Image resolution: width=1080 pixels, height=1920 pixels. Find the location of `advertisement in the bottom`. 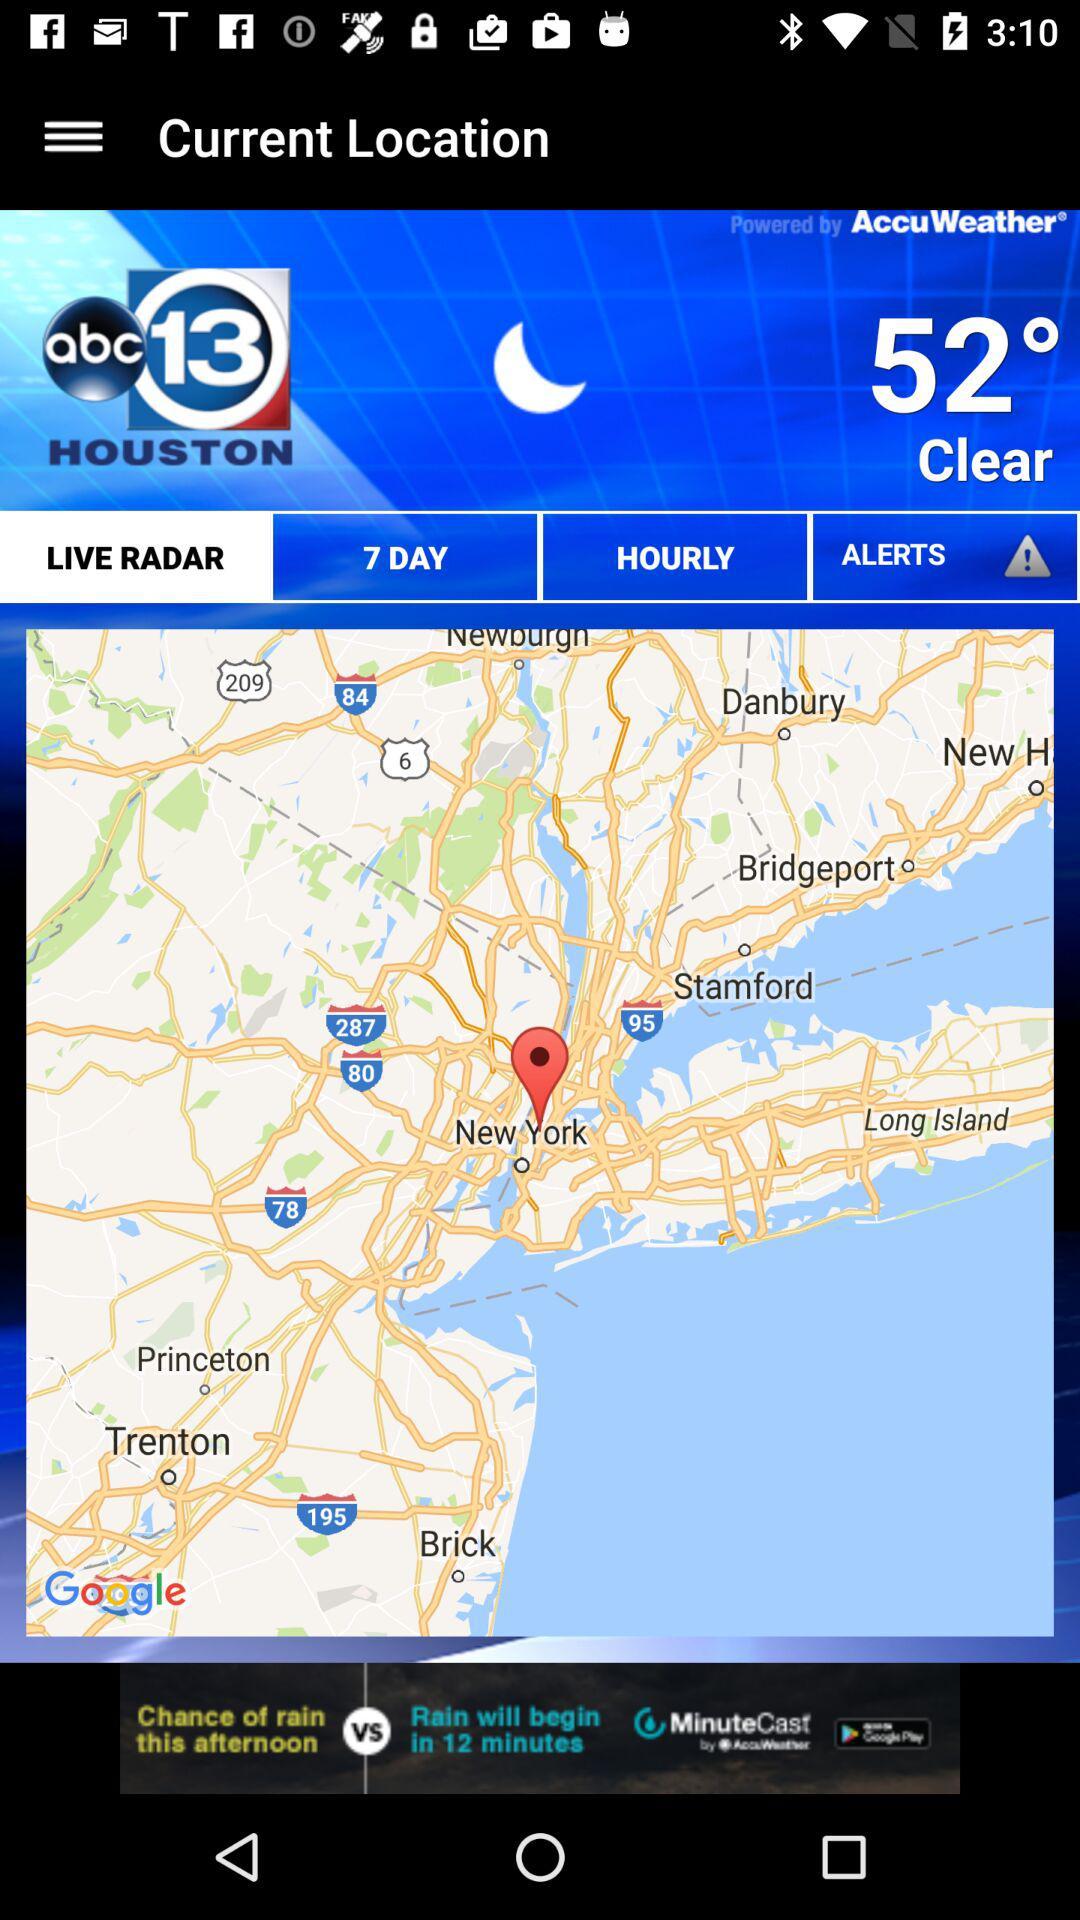

advertisement in the bottom is located at coordinates (540, 1727).